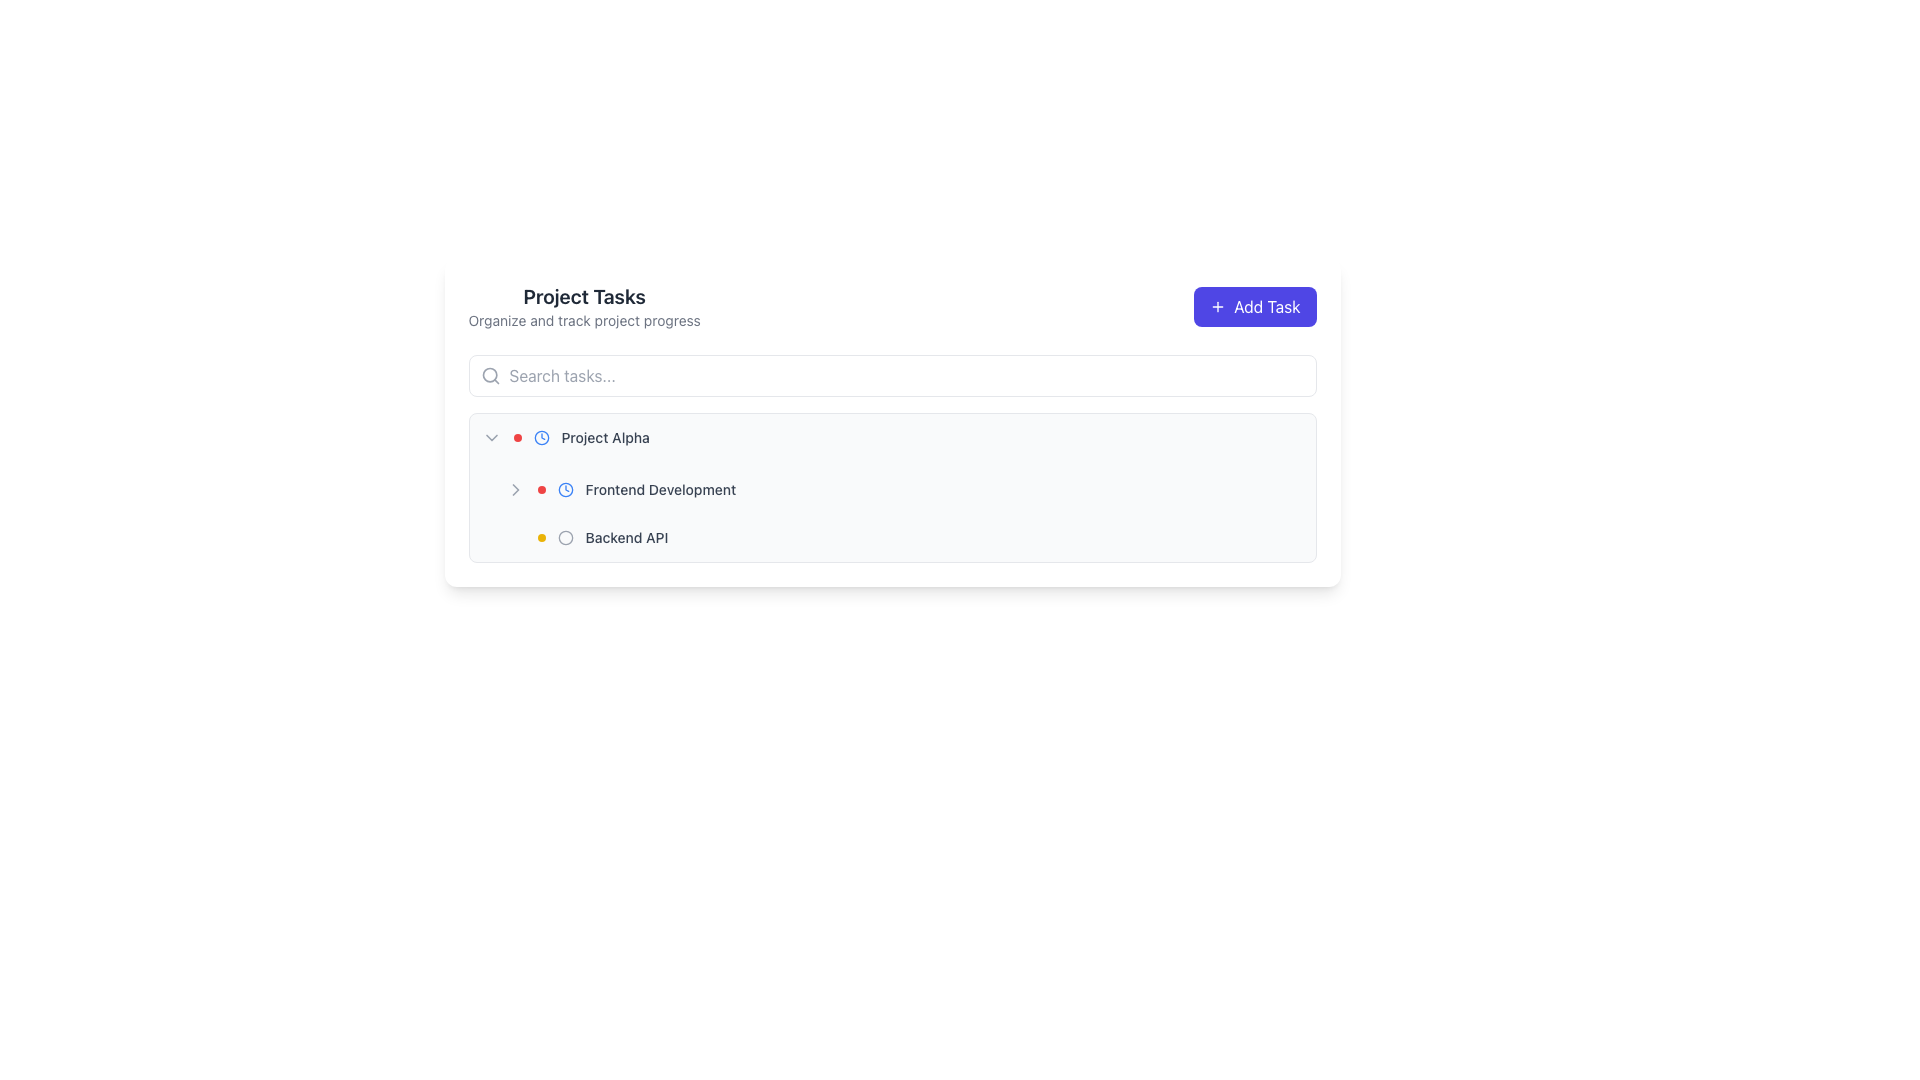 The image size is (1920, 1080). I want to click on the 'Frontend Development' task item within the 'Project Alpha' group, so click(801, 489).